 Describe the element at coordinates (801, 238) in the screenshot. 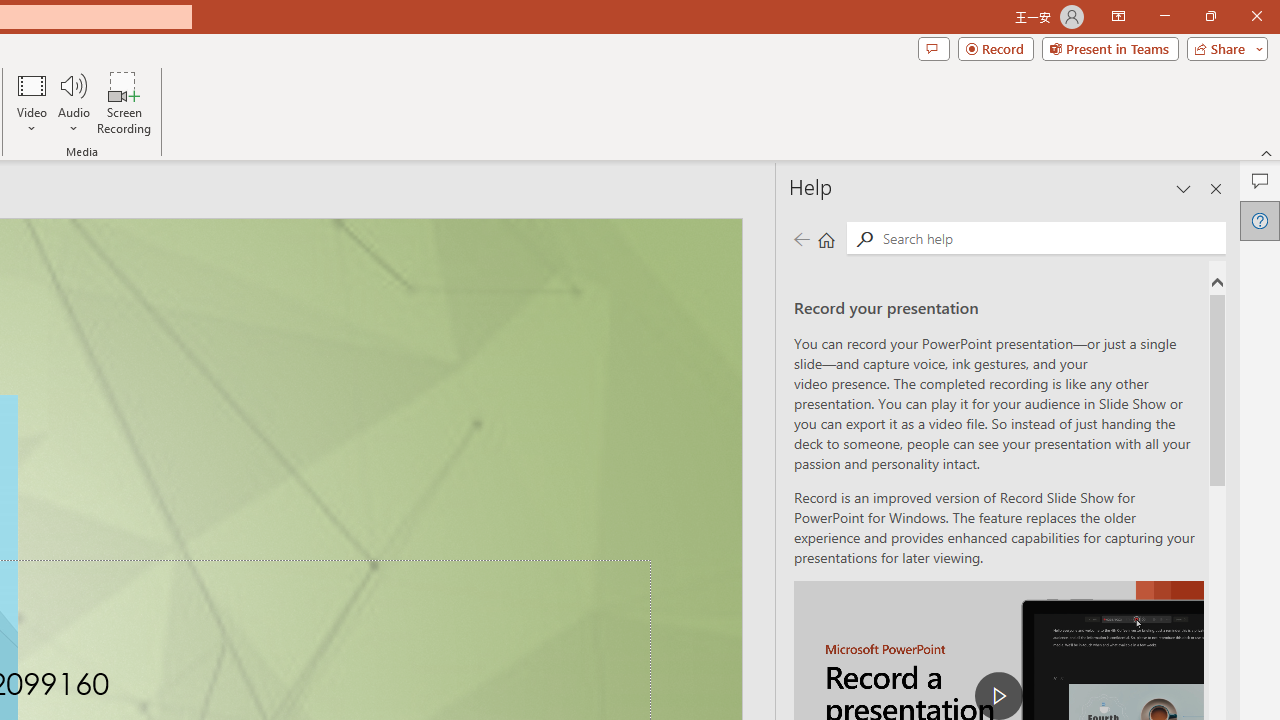

I see `'Previous page'` at that location.